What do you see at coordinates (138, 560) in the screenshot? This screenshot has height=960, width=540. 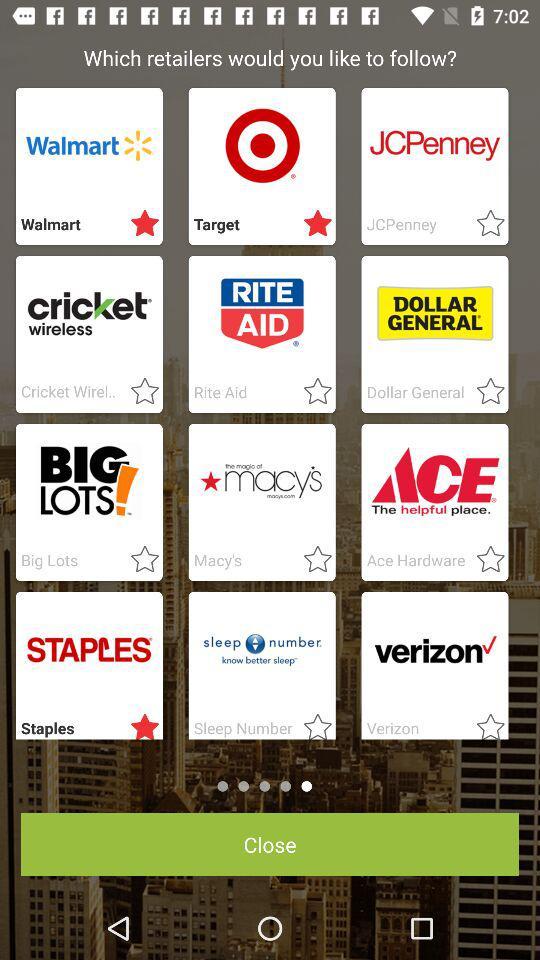 I see `start option` at bounding box center [138, 560].